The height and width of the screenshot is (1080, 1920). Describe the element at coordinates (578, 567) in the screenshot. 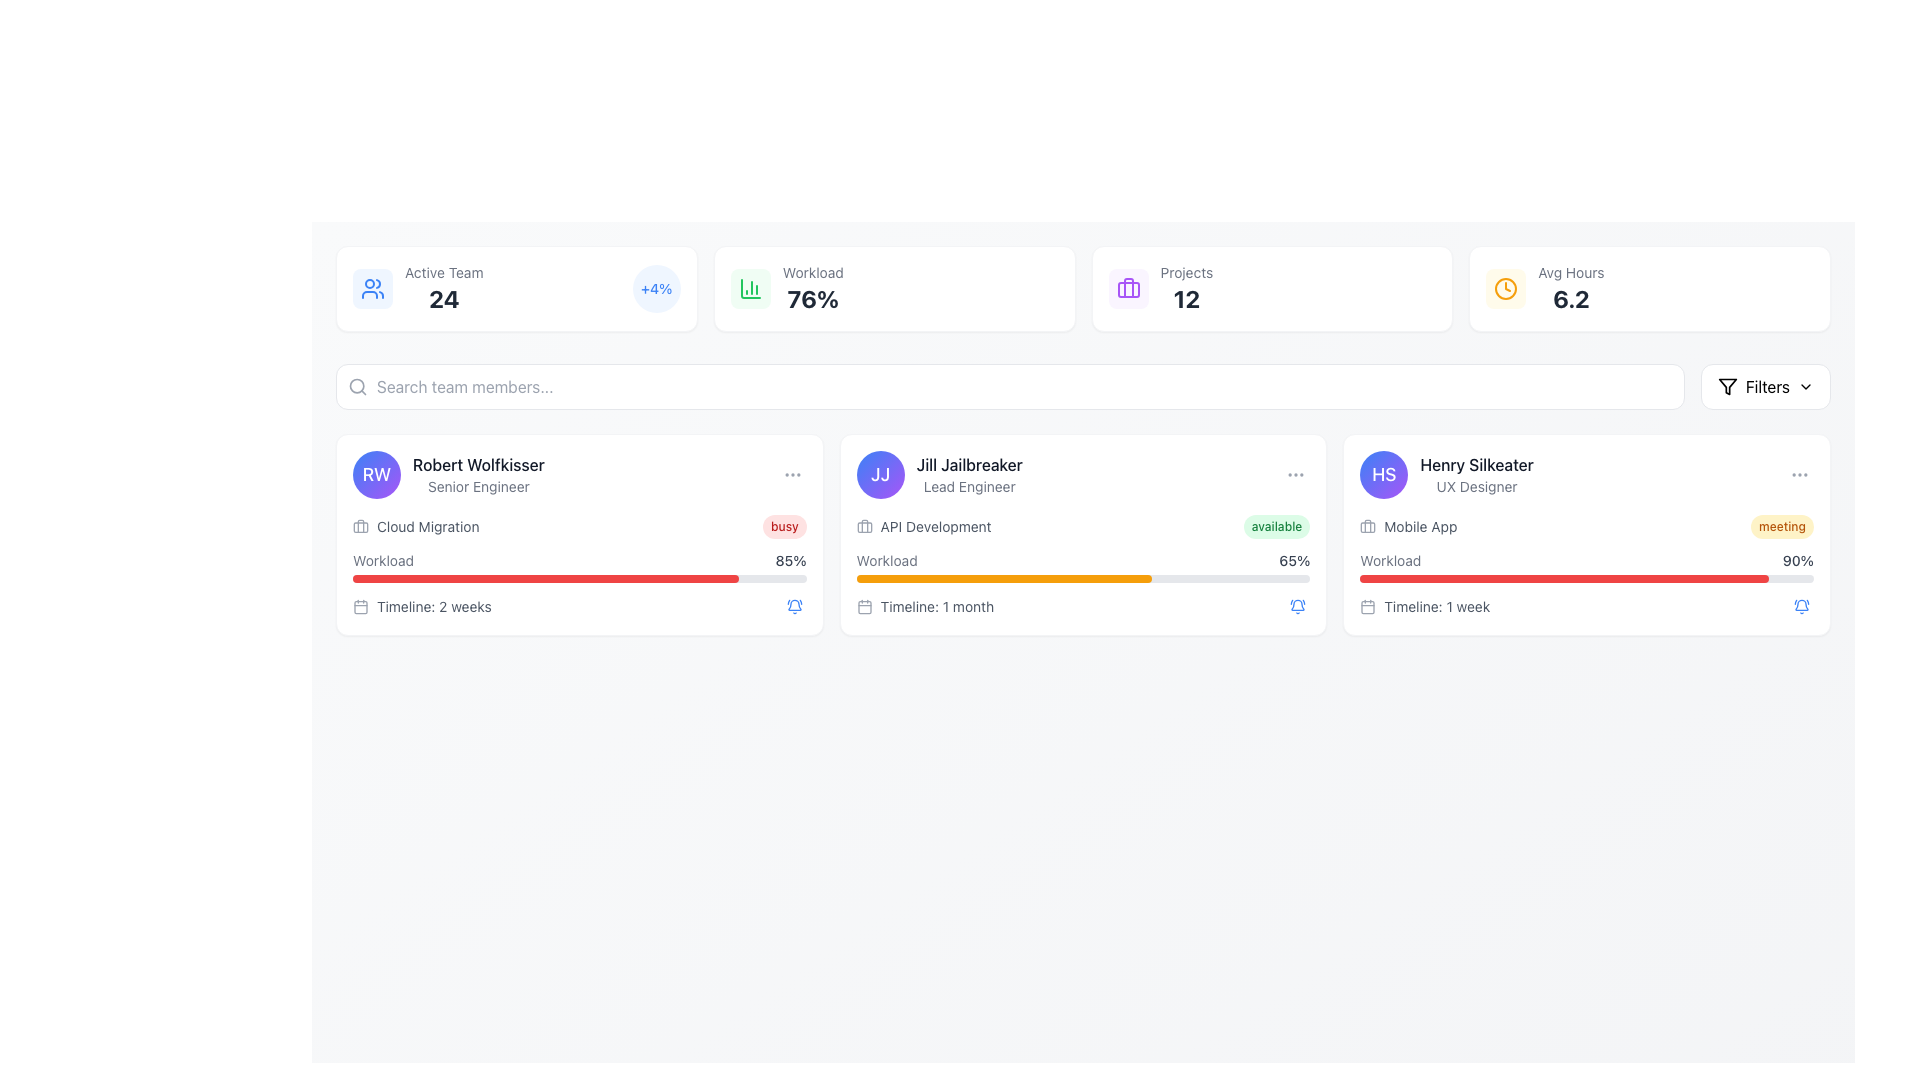

I see `task-related data presented in the Information Section for the individual 'Robert Wolfkisser', which includes workload progress ('85%') and contextual information ('Cloud Migration', 'Timeline: 2 weeks')` at that location.